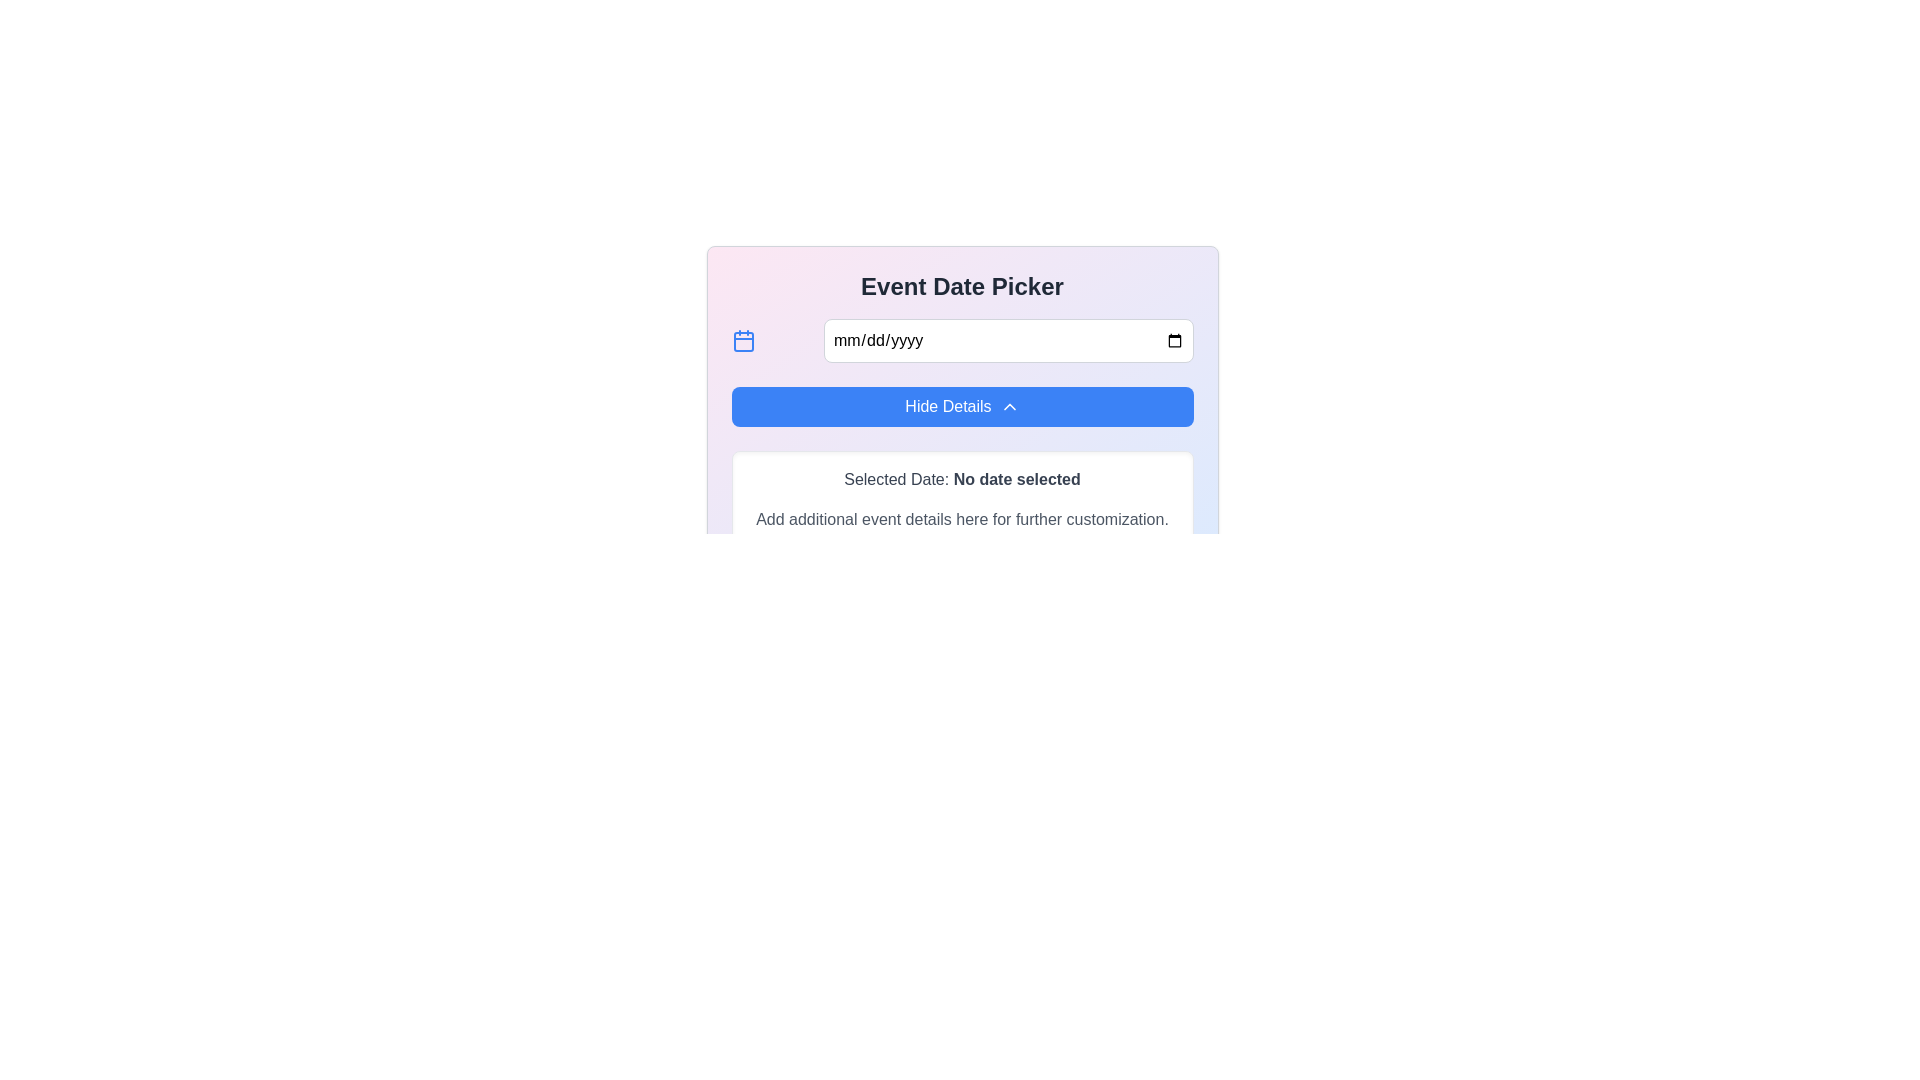  I want to click on the text display element reading 'Selected Date: No date selected', so click(962, 479).